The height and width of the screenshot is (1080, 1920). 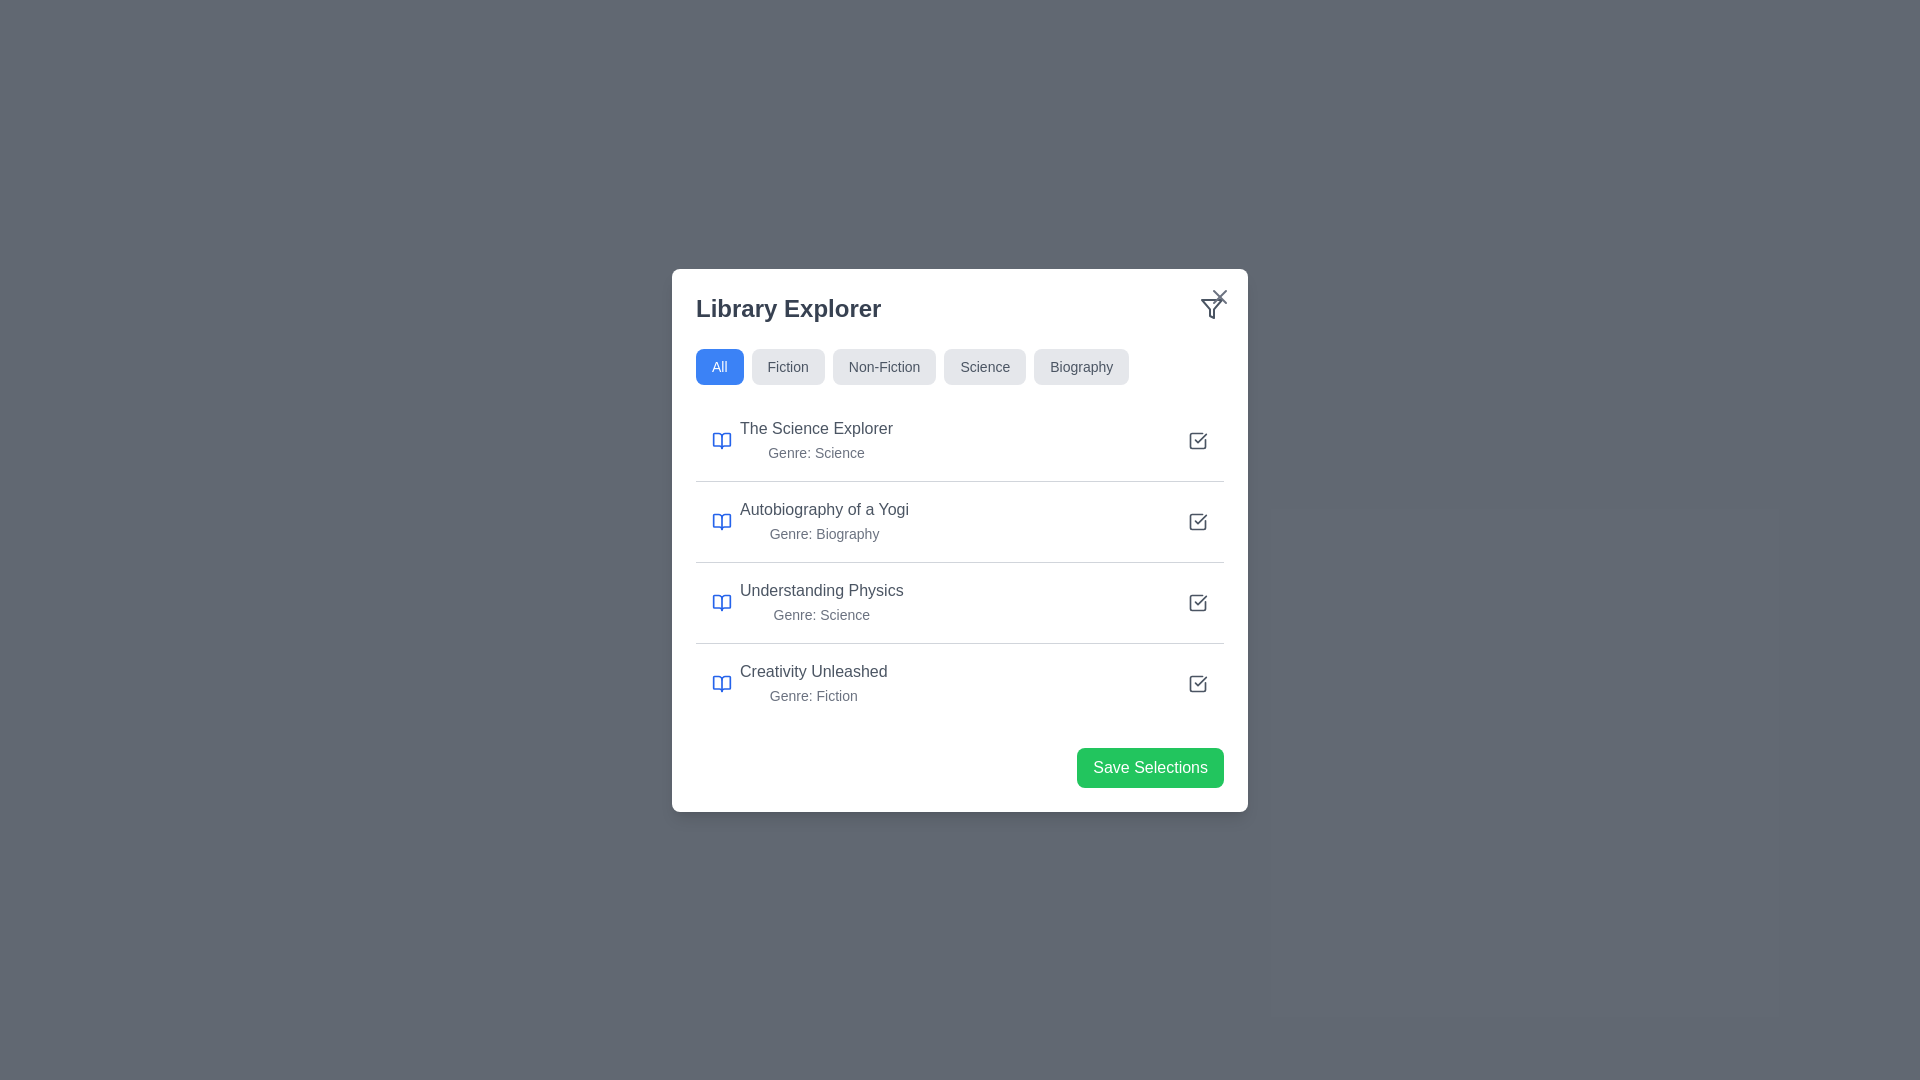 I want to click on the Text Display element that shows 'Autobiography of a Yogi' and 'Genre: Biography' in the Library Explorer card, so click(x=824, y=520).